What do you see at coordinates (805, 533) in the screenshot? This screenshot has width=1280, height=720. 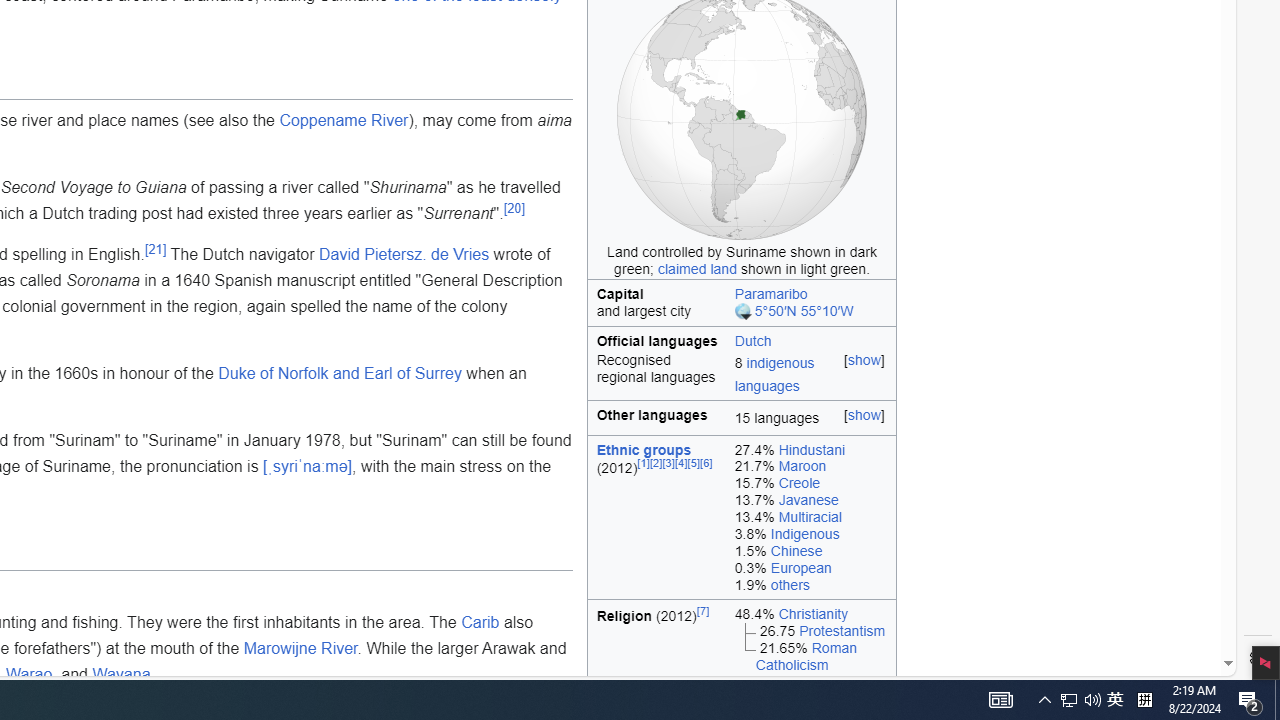 I see `'Indigenous'` at bounding box center [805, 533].